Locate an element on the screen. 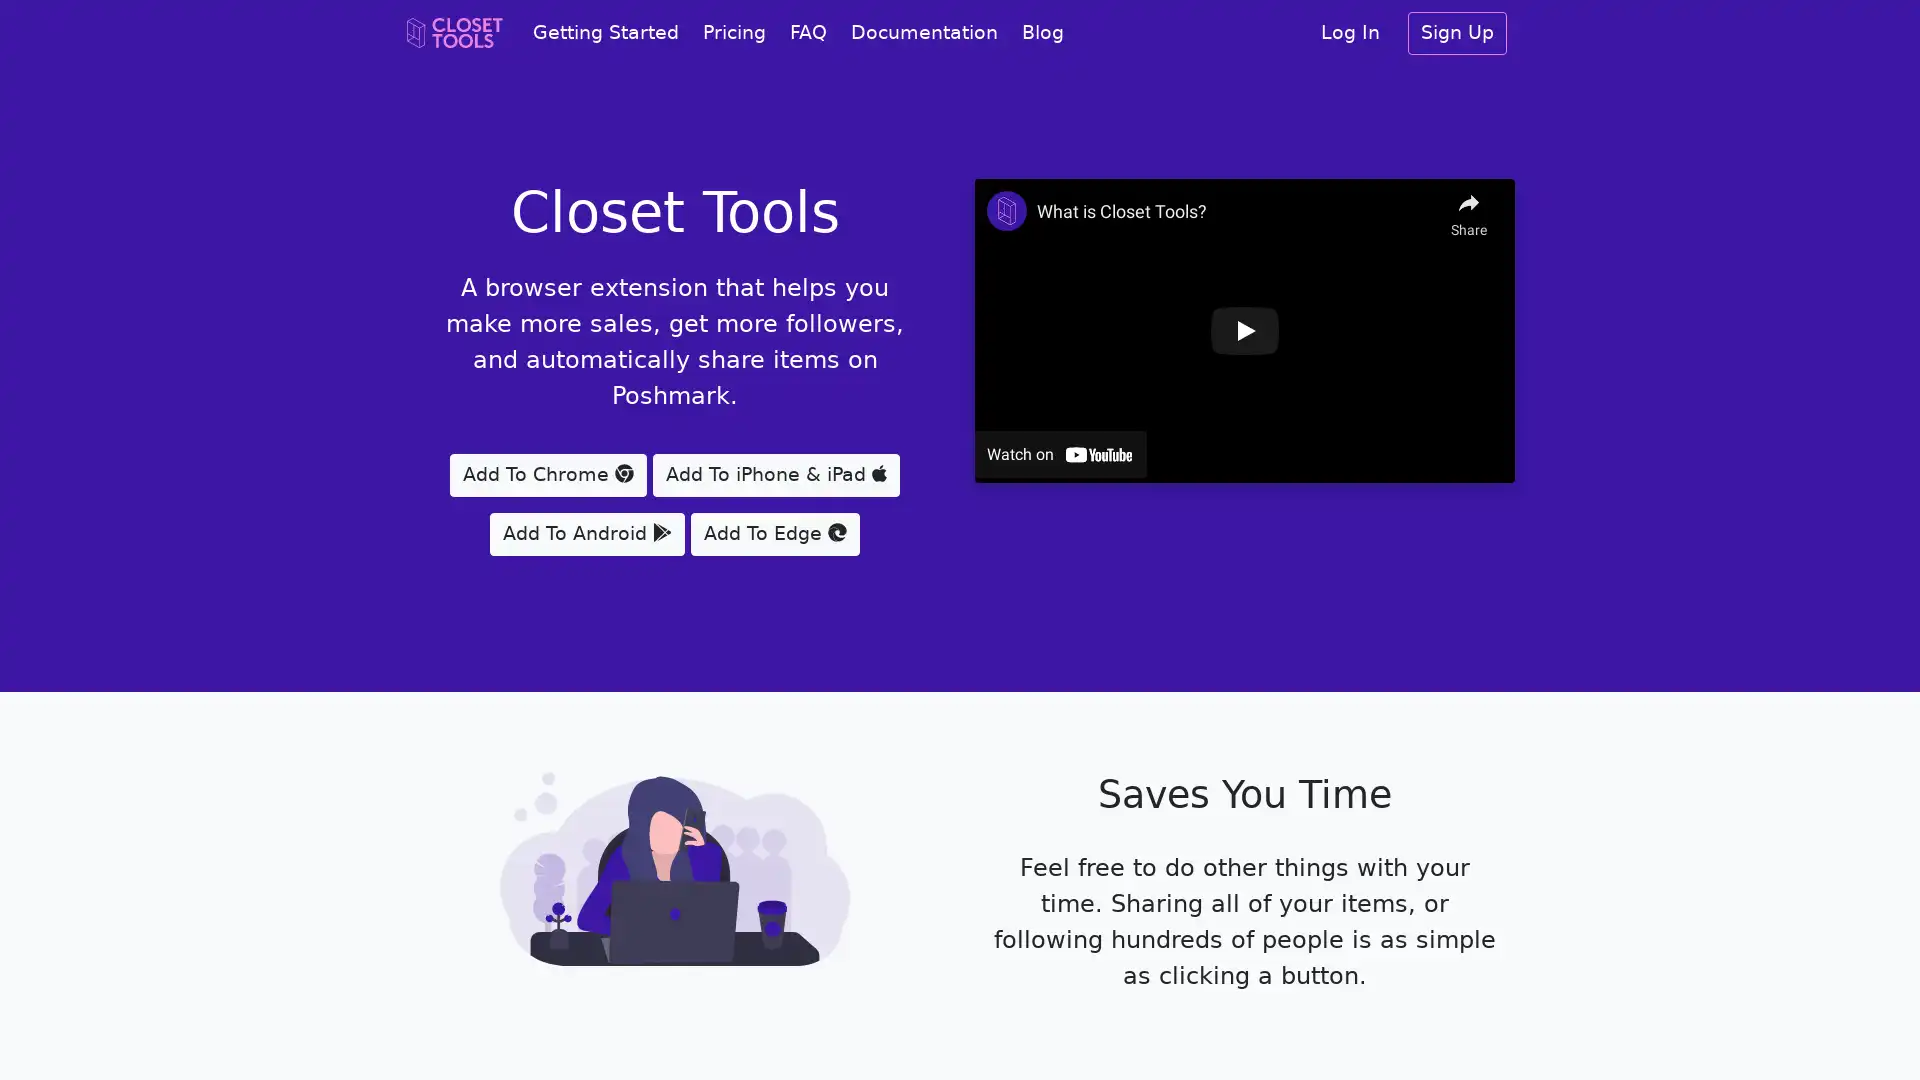  Add To iPhone & iPad is located at coordinates (775, 474).